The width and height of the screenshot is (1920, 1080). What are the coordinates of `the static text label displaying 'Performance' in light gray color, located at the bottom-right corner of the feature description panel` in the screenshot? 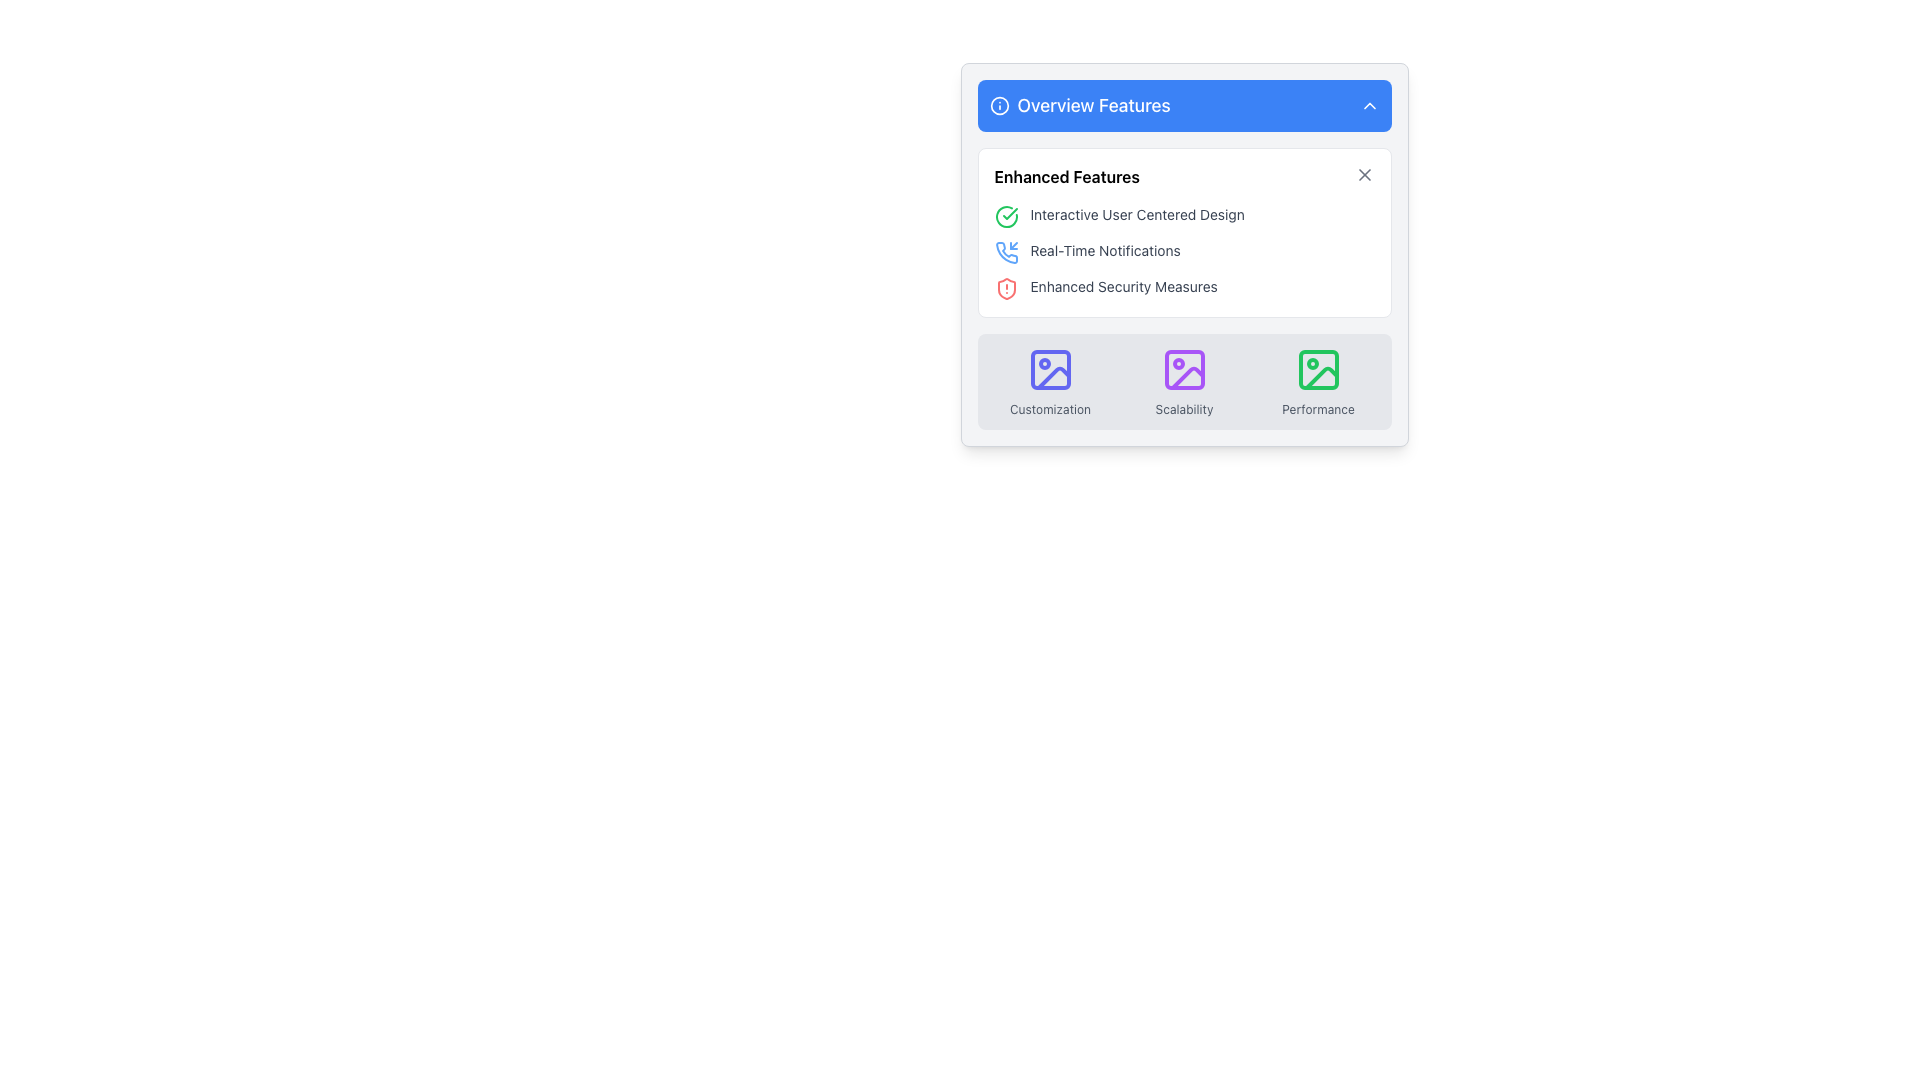 It's located at (1318, 408).